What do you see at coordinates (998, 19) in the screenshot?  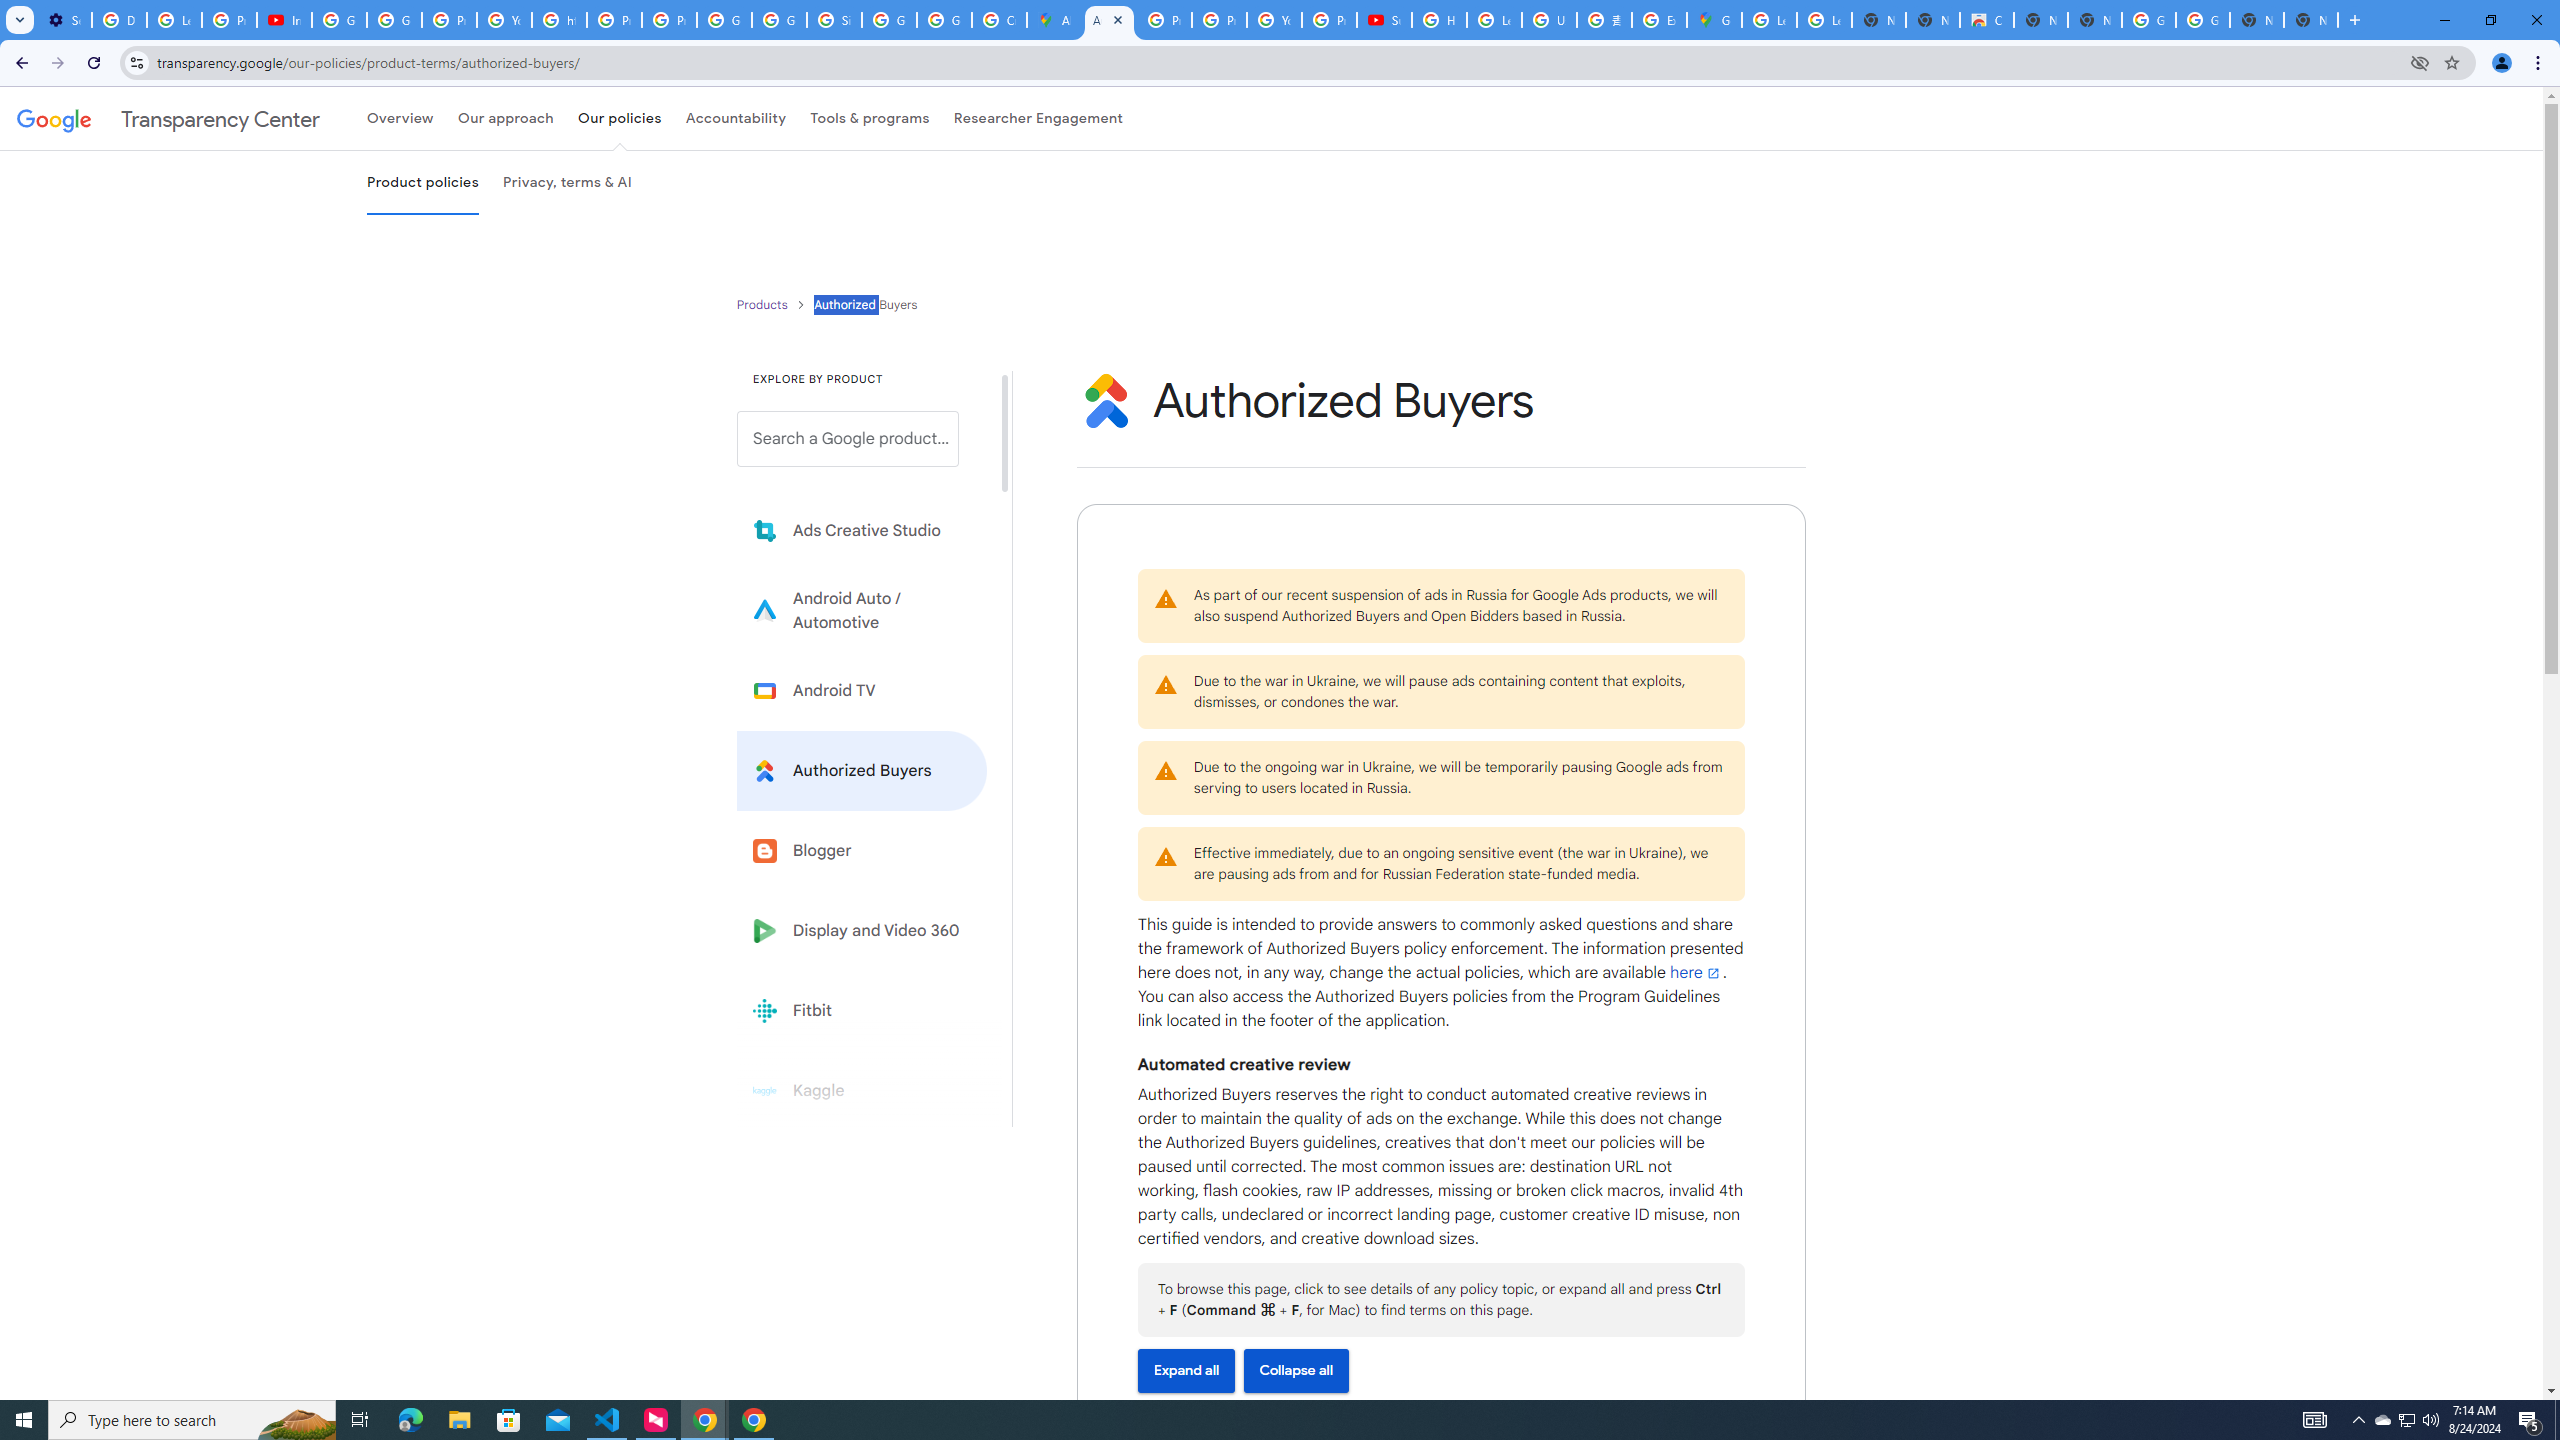 I see `'Create your Google Account'` at bounding box center [998, 19].